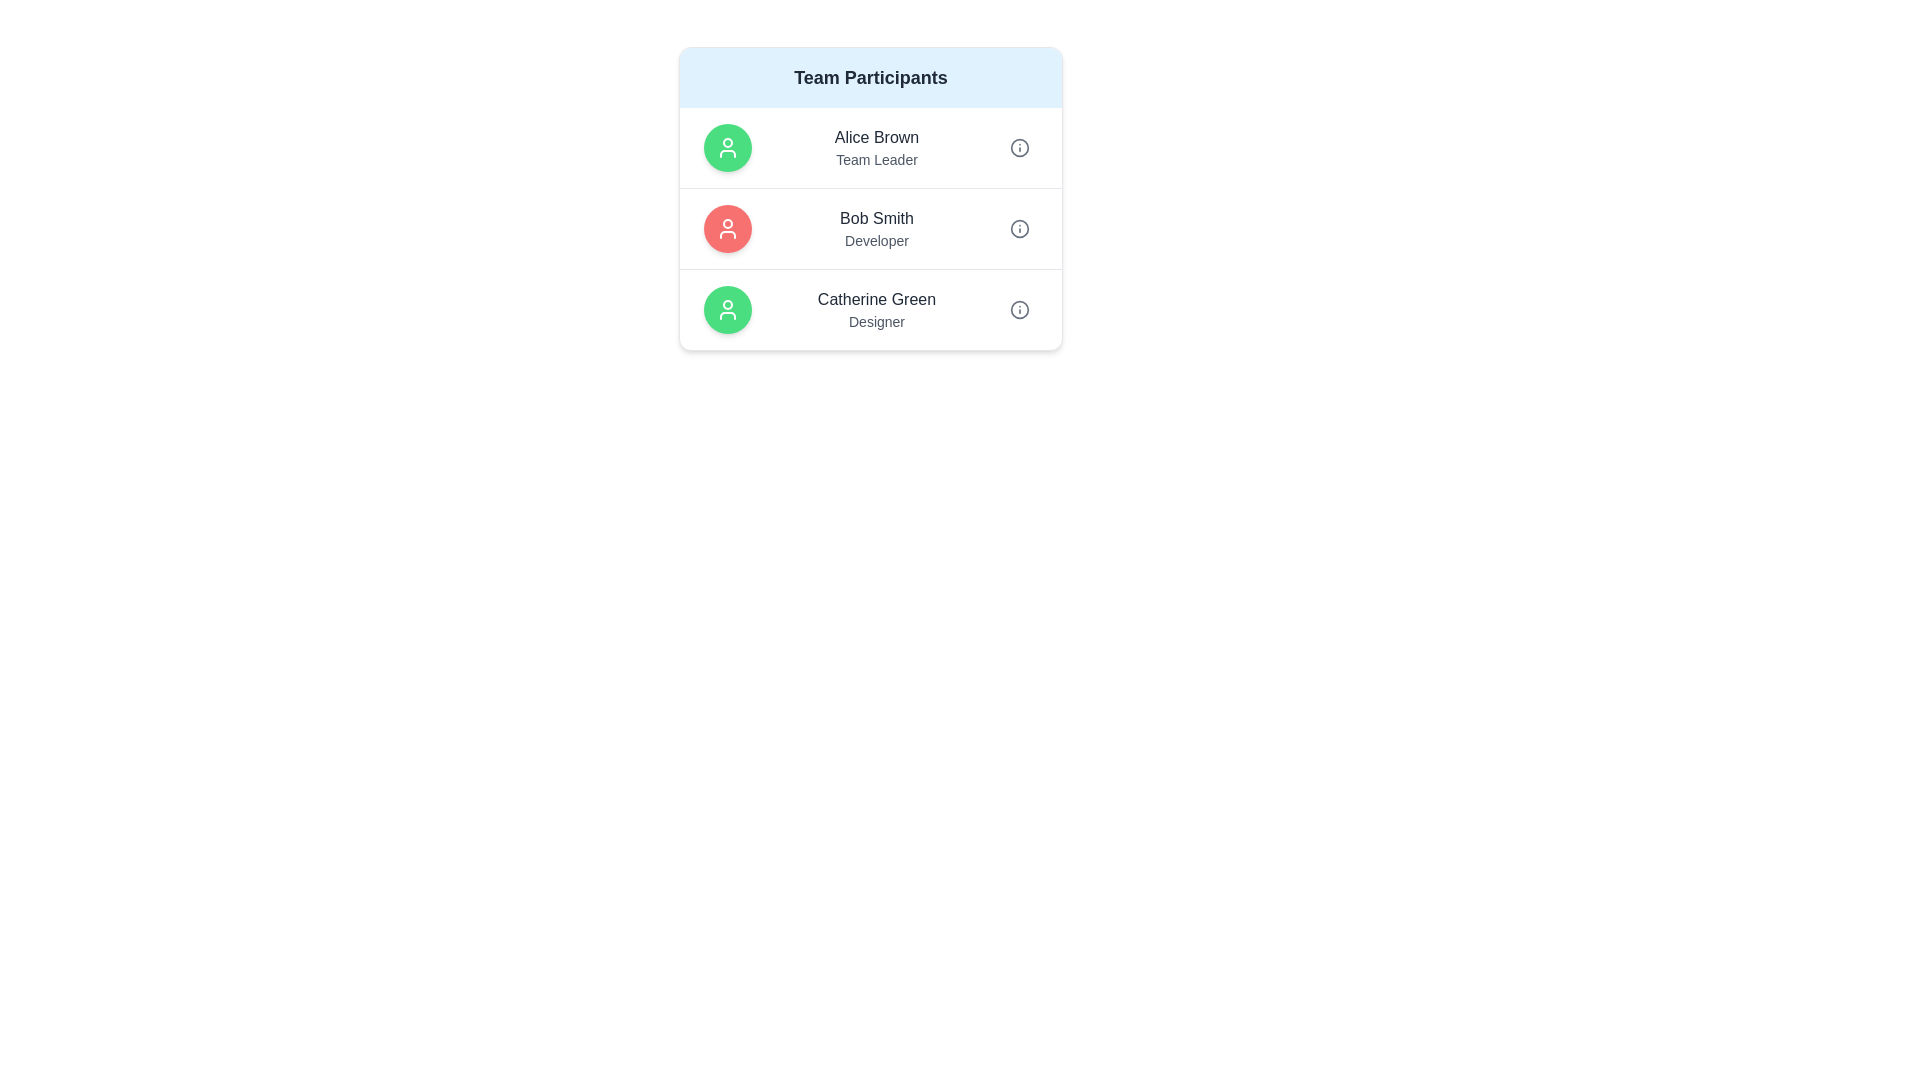 The width and height of the screenshot is (1920, 1080). Describe the element at coordinates (877, 309) in the screenshot. I see `the text block displaying 'Catherine Green' and her designation 'Designer', which is the third item in the 'Team Participants' list` at that location.